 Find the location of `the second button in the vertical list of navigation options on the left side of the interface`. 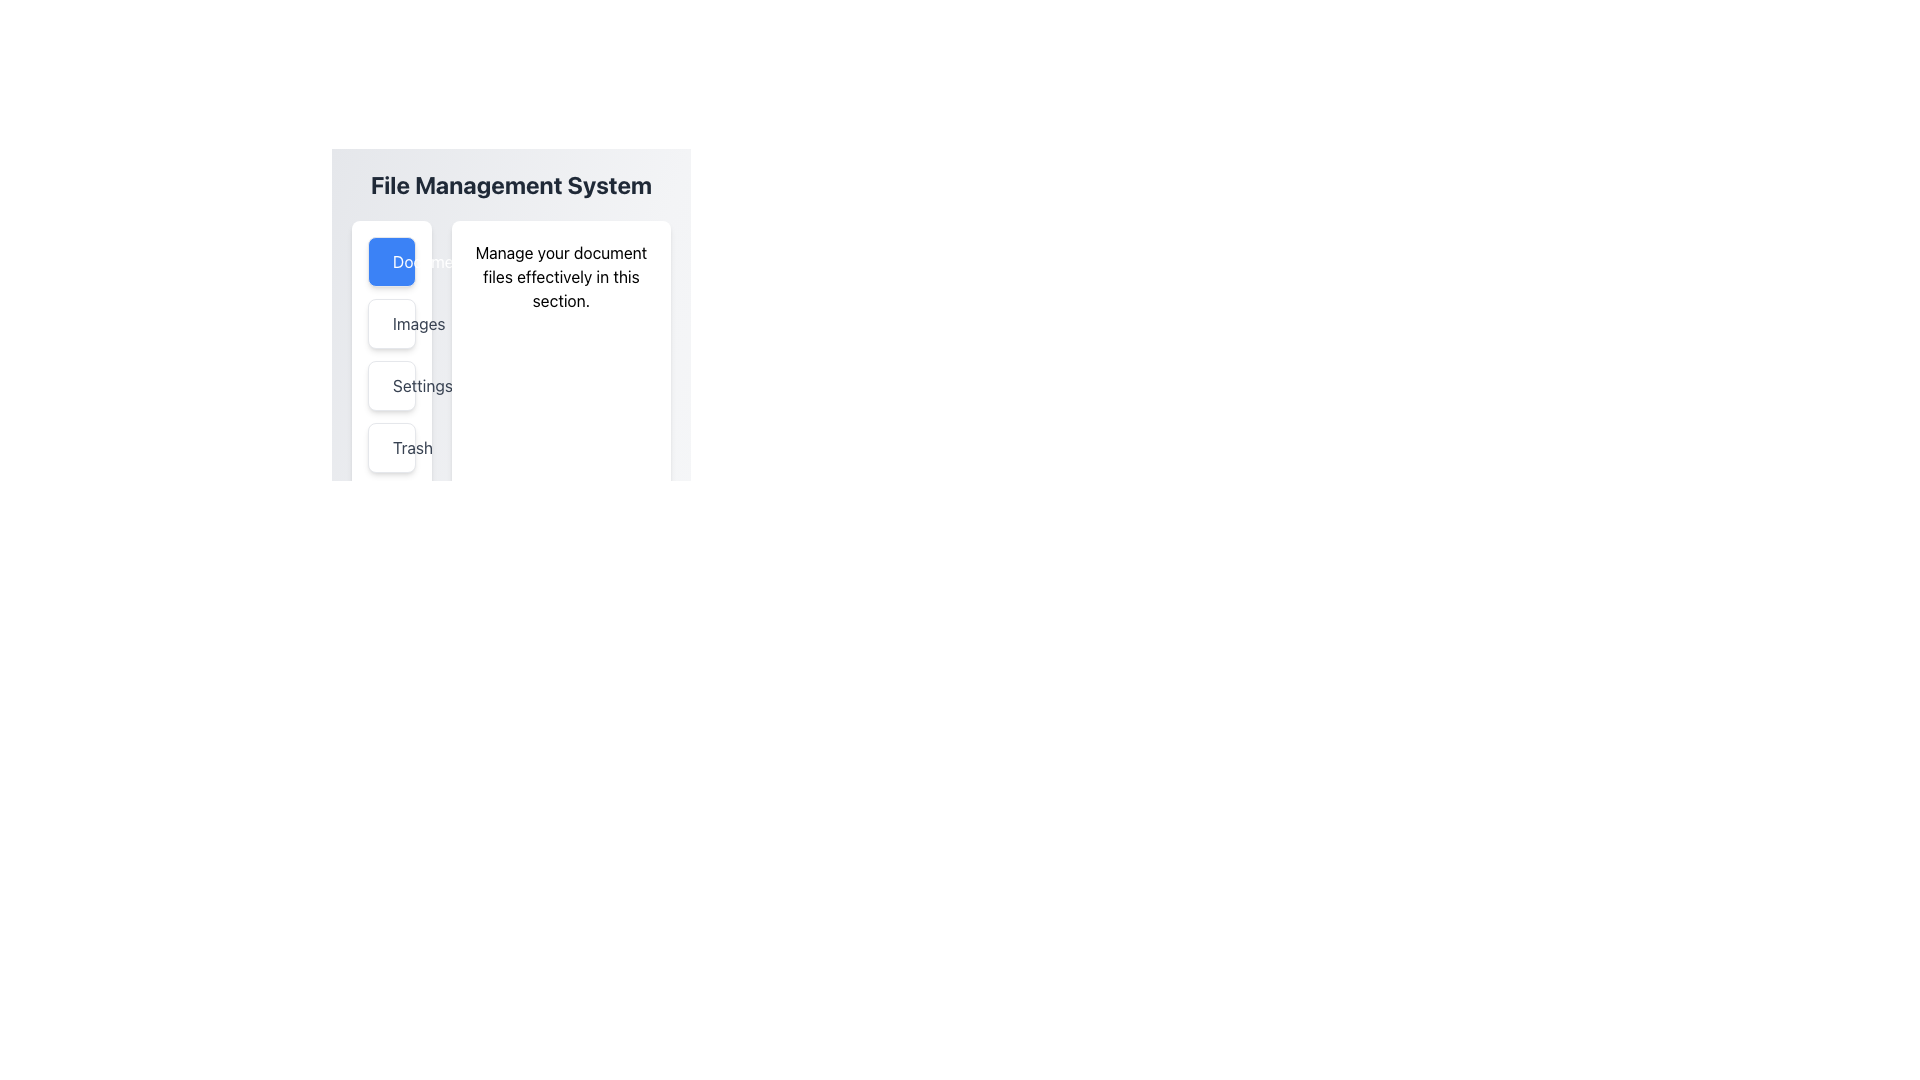

the second button in the vertical list of navigation options on the left side of the interface is located at coordinates (391, 323).